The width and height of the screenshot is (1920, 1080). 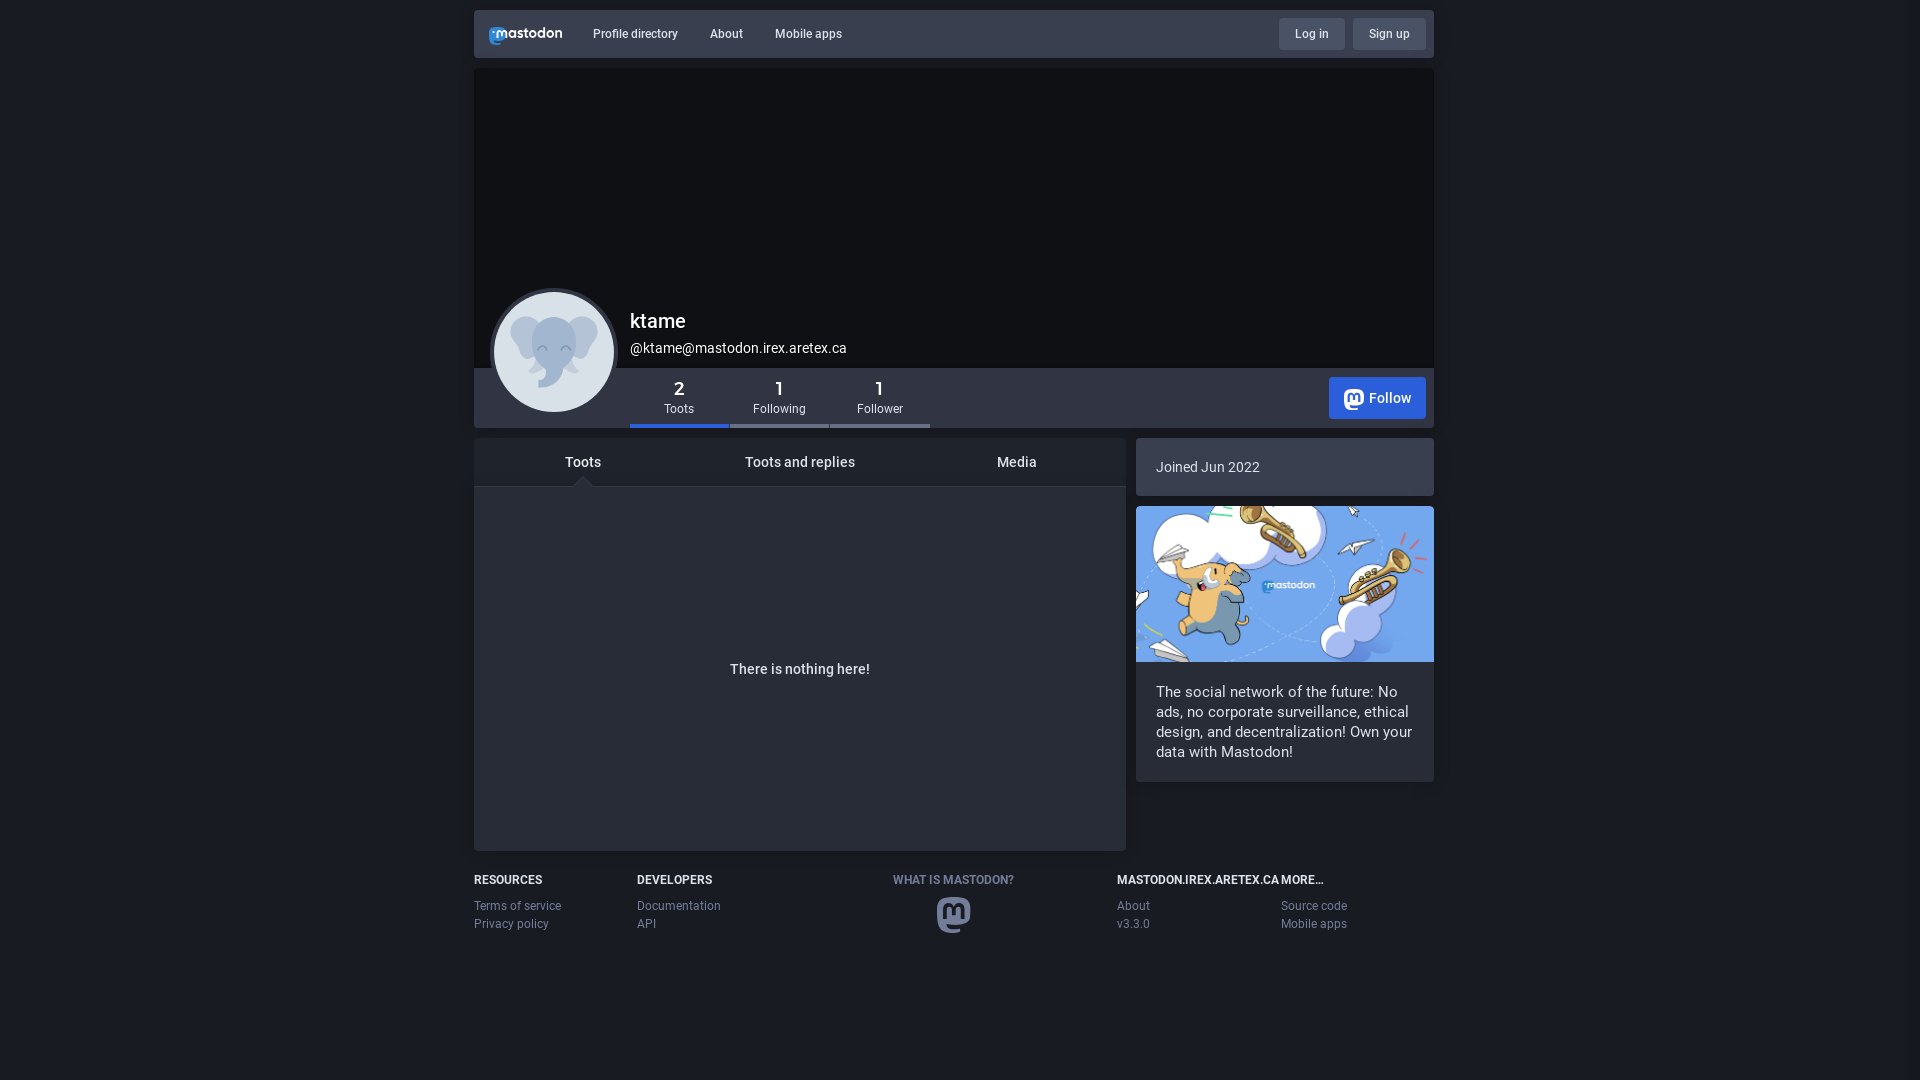 What do you see at coordinates (1277, 34) in the screenshot?
I see `'Log in'` at bounding box center [1277, 34].